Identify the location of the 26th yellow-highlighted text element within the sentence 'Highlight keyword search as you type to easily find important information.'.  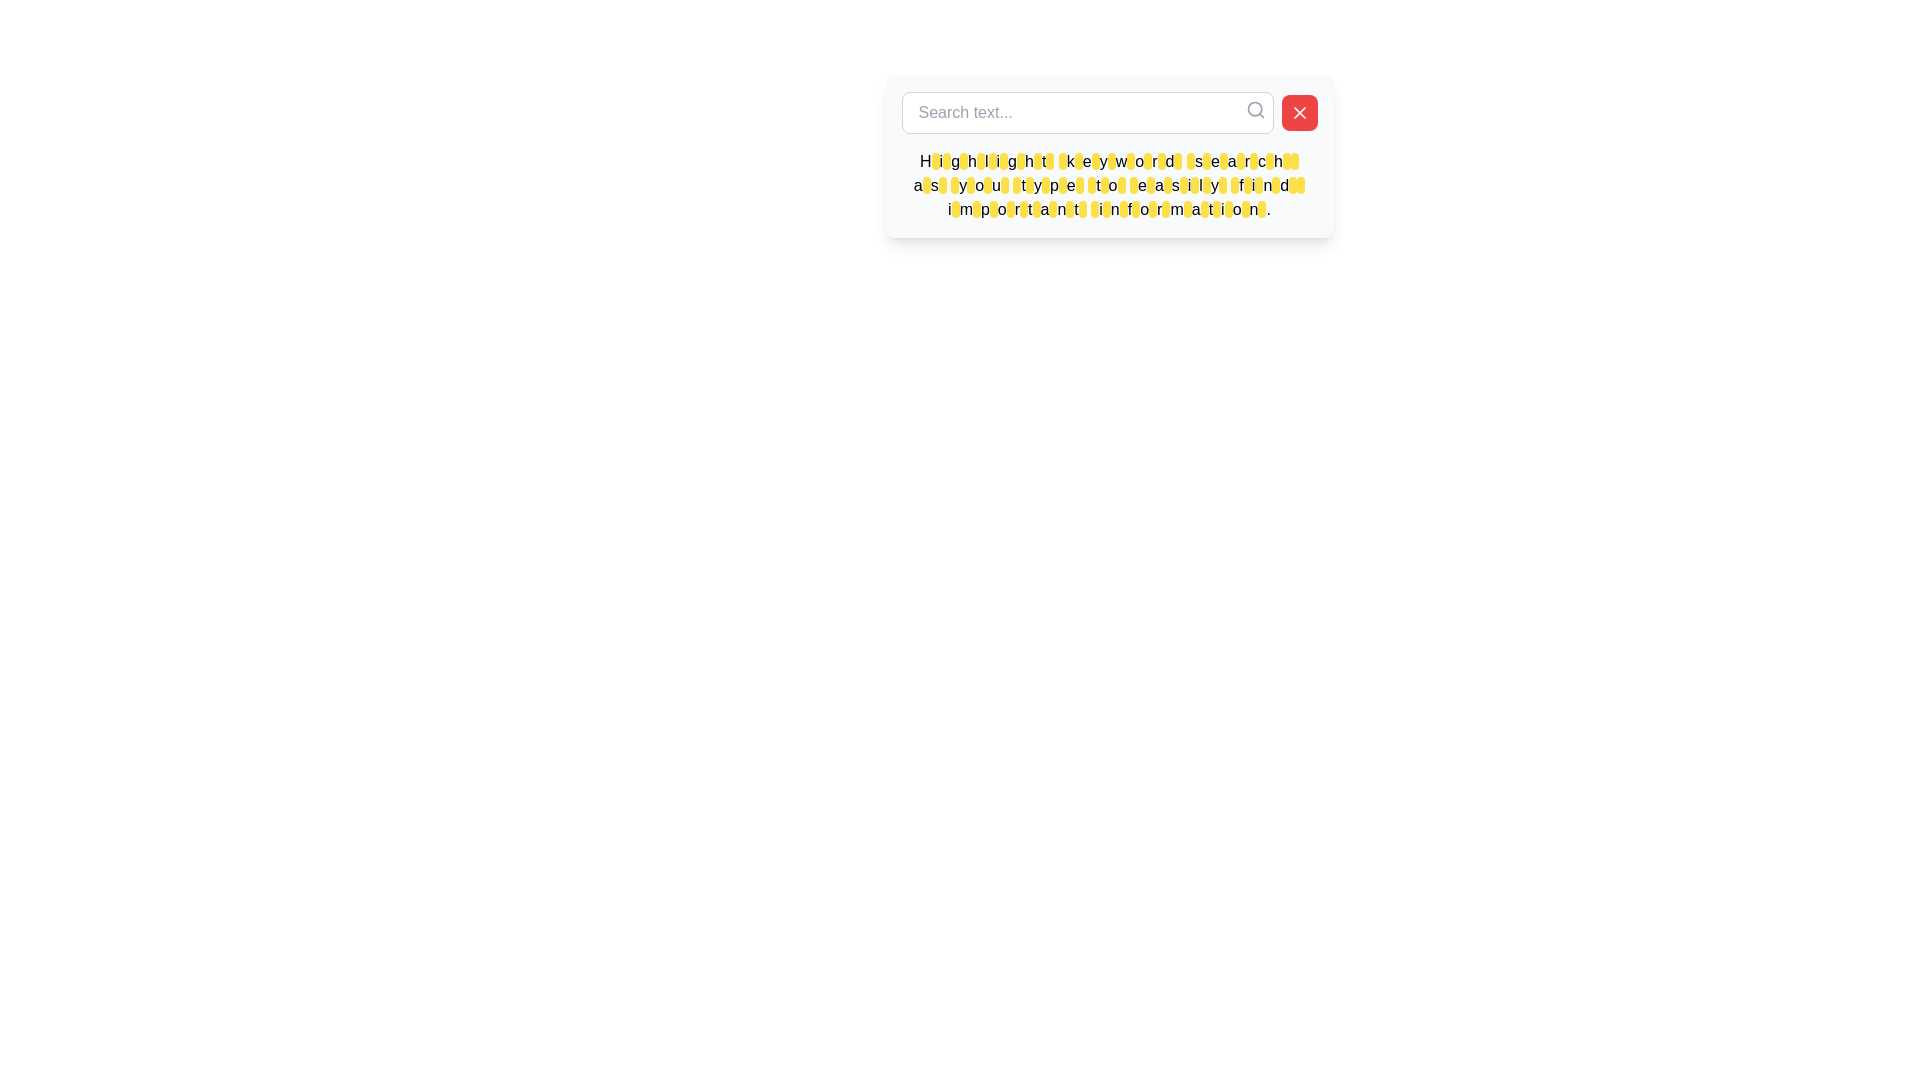
(1294, 160).